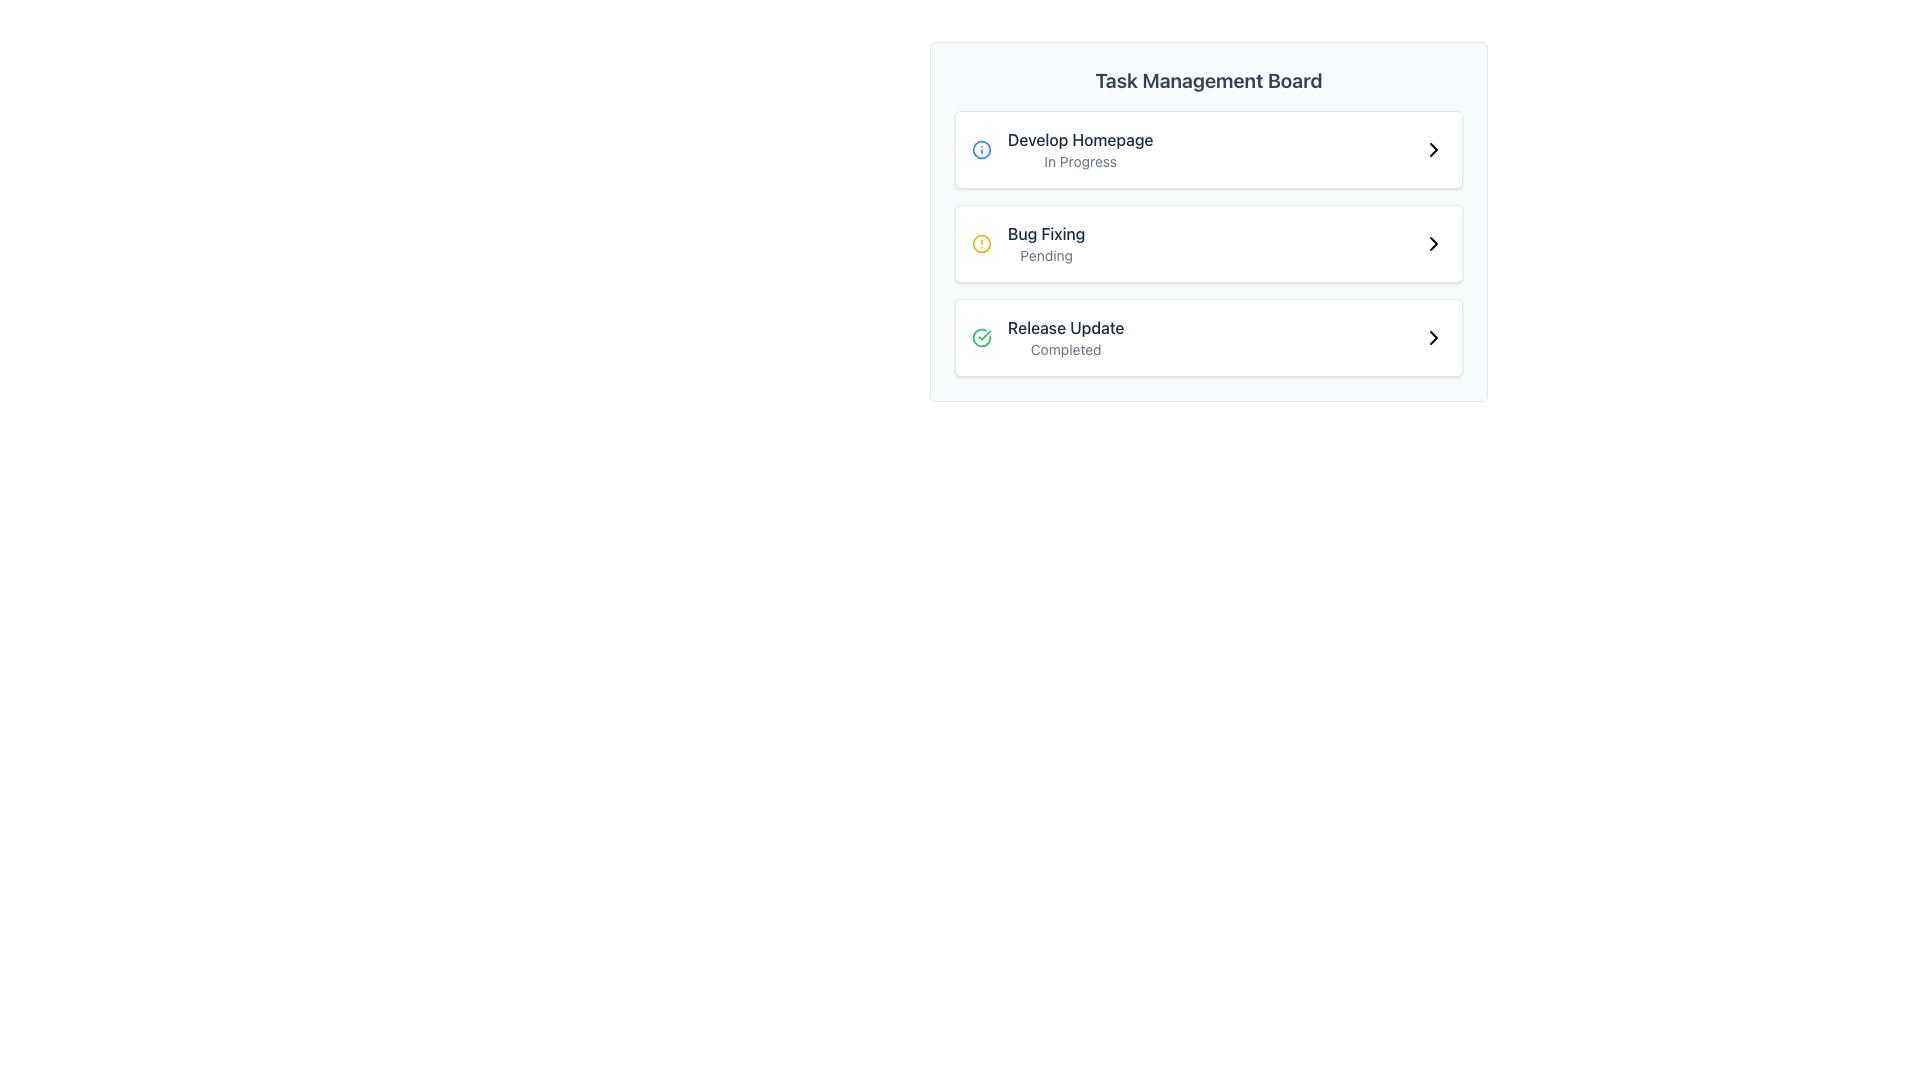 The height and width of the screenshot is (1080, 1920). What do you see at coordinates (1433, 242) in the screenshot?
I see `the right-facing chevron icon styled with black lines, located at the end of the 'Bug Fixing - Pending' task entry in the task management interface` at bounding box center [1433, 242].